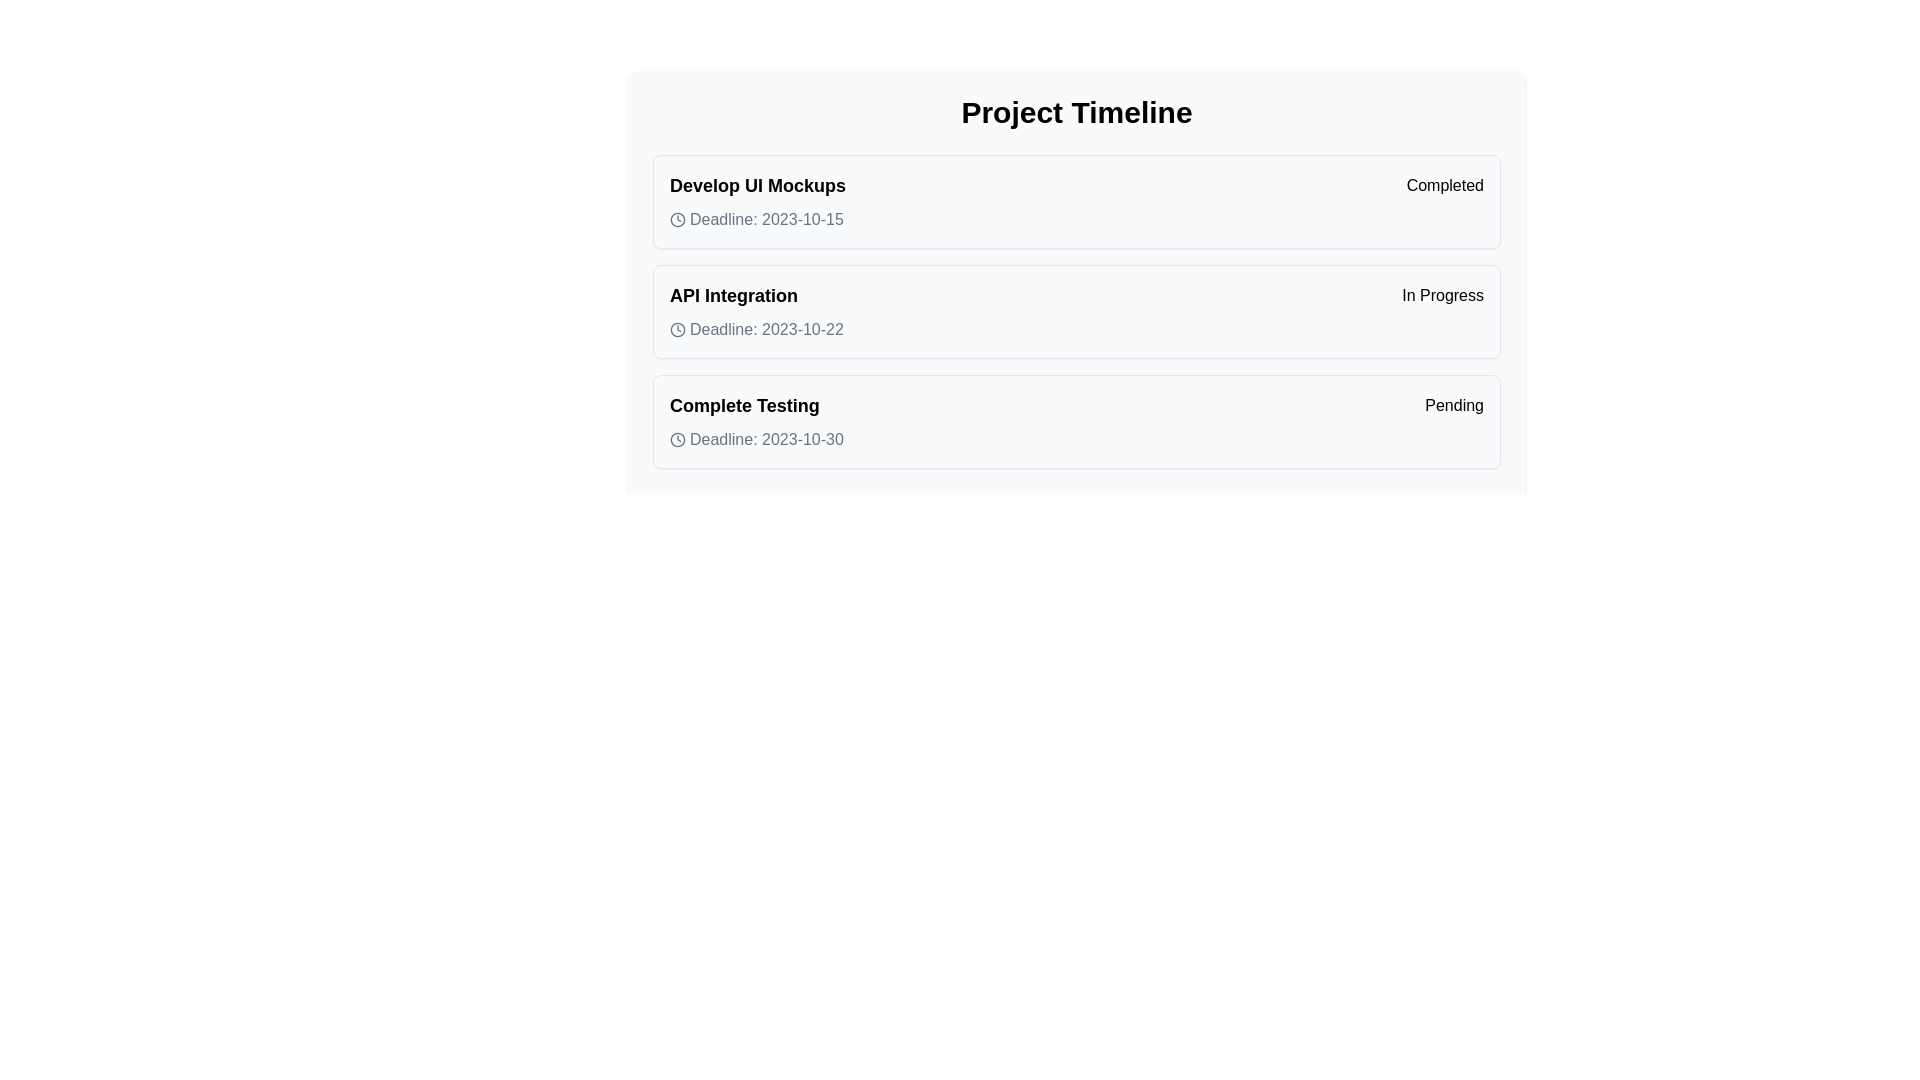 The height and width of the screenshot is (1080, 1920). I want to click on the circular graphical representation within the clock icon located in the 'Develop UI Mockups' row, which indicates a deadline, so click(677, 219).